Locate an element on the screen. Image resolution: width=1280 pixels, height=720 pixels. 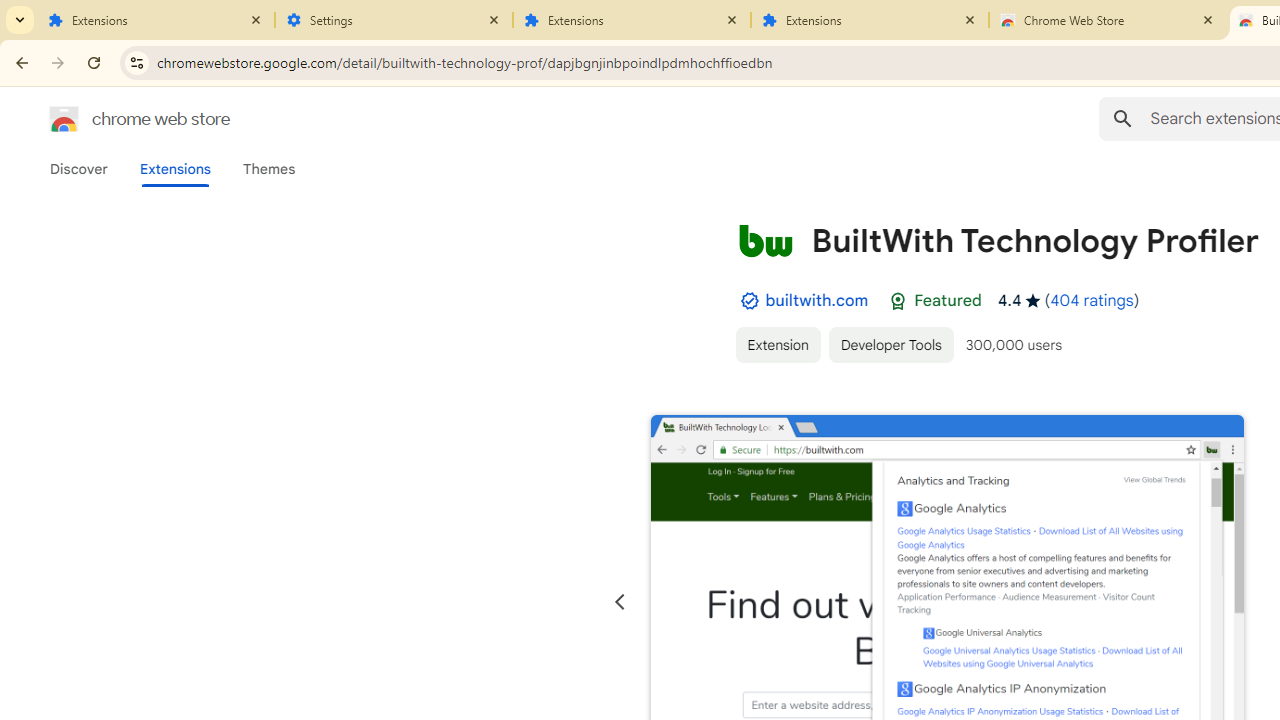
'Previous slide' is located at coordinates (618, 601).